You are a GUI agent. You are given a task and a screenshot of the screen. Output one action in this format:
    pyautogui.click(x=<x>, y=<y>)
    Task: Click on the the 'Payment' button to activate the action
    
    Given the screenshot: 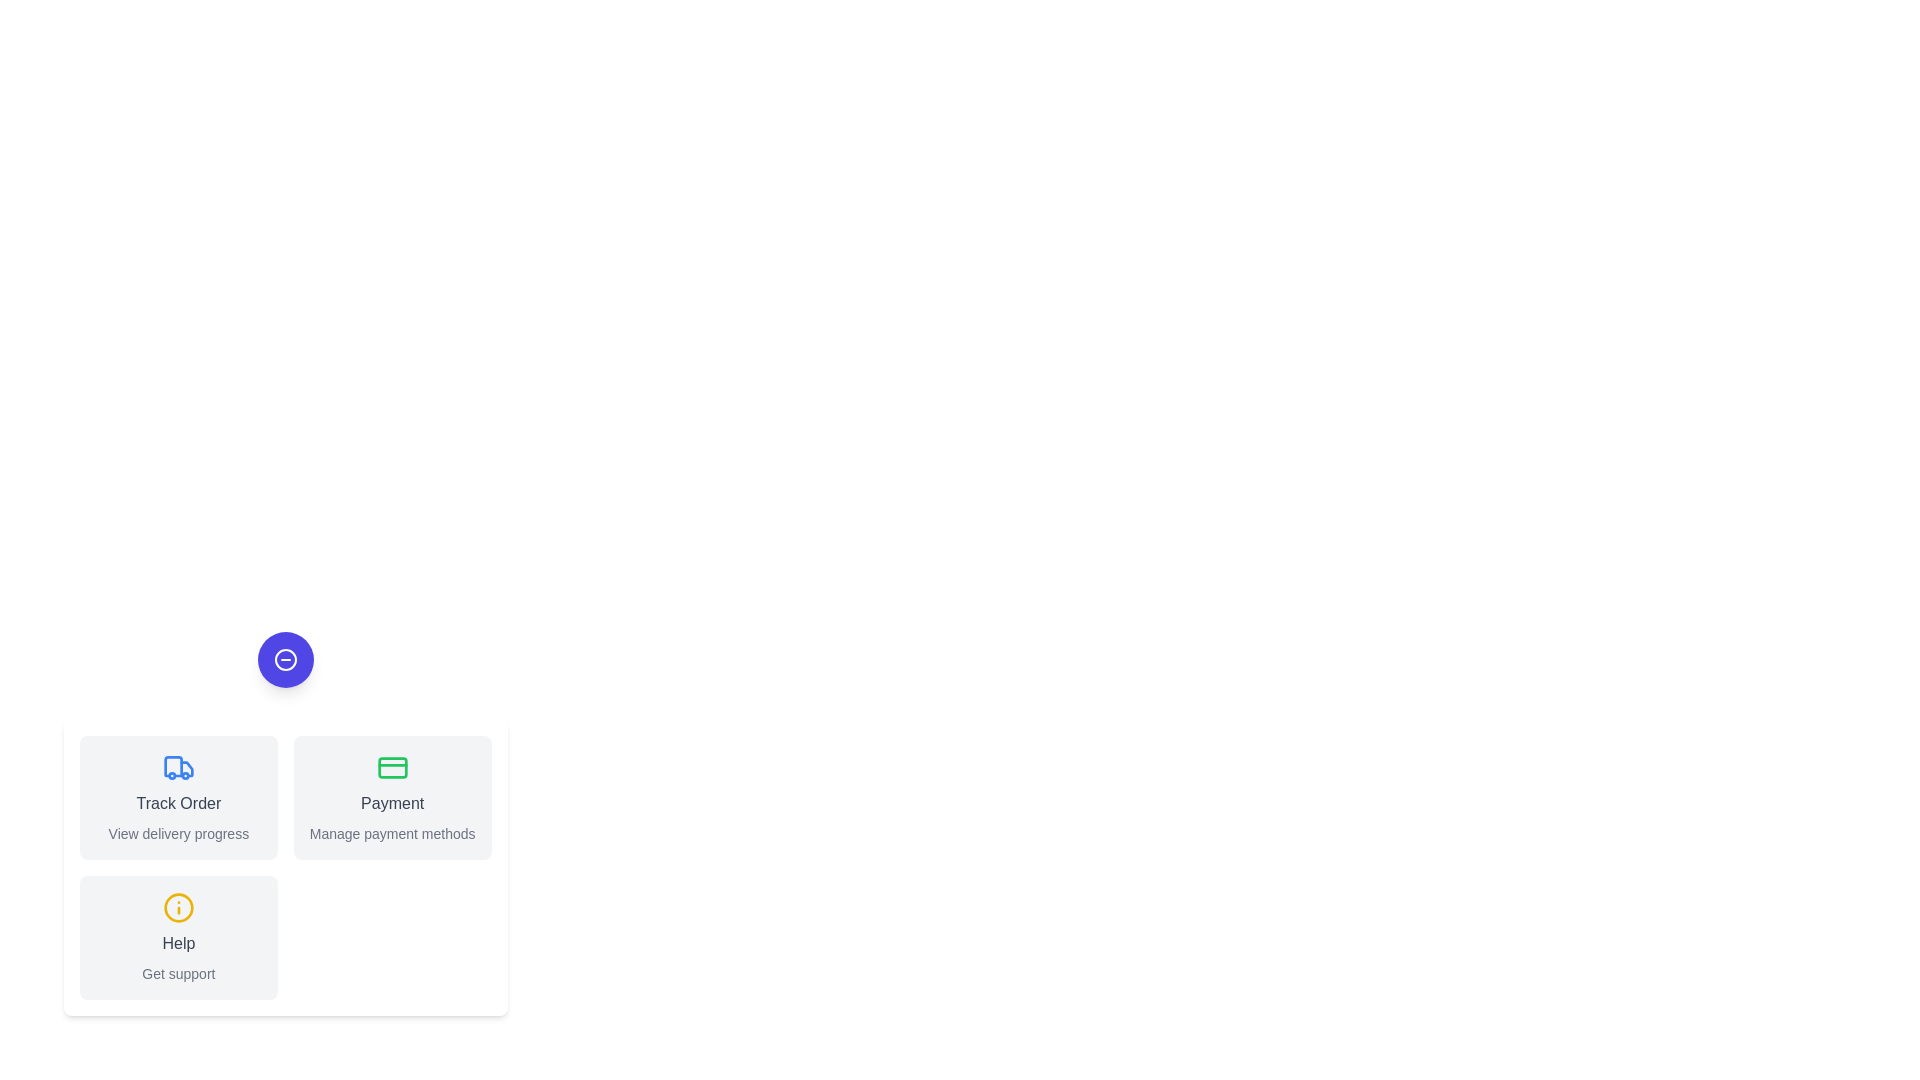 What is the action you would take?
    pyautogui.click(x=392, y=797)
    